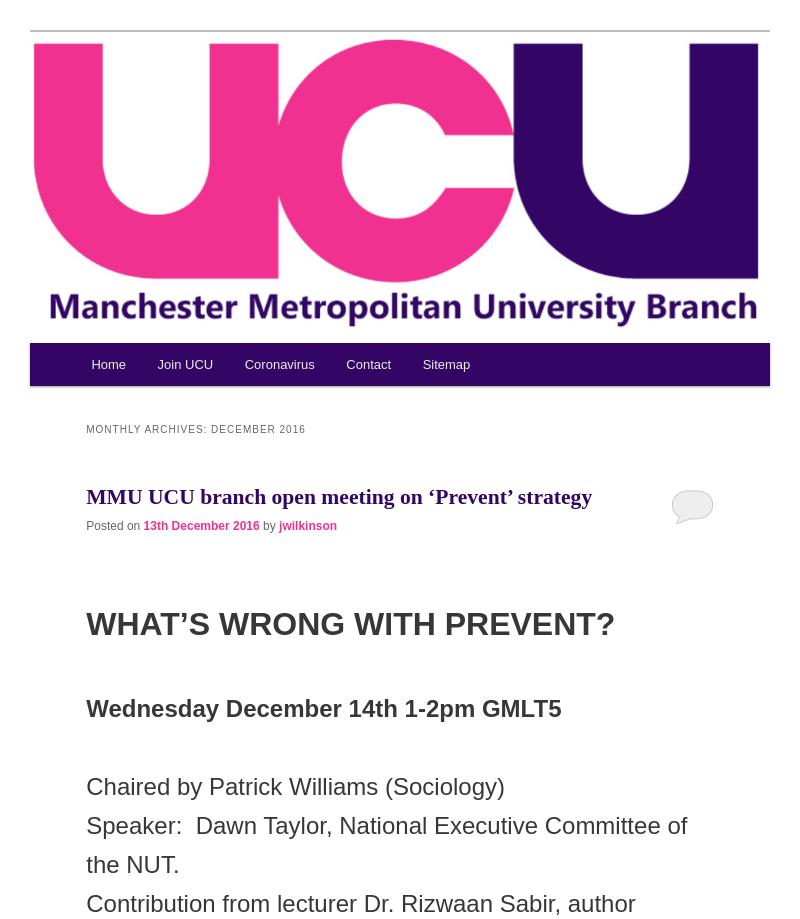  I want to click on 'December 2016', so click(257, 428).